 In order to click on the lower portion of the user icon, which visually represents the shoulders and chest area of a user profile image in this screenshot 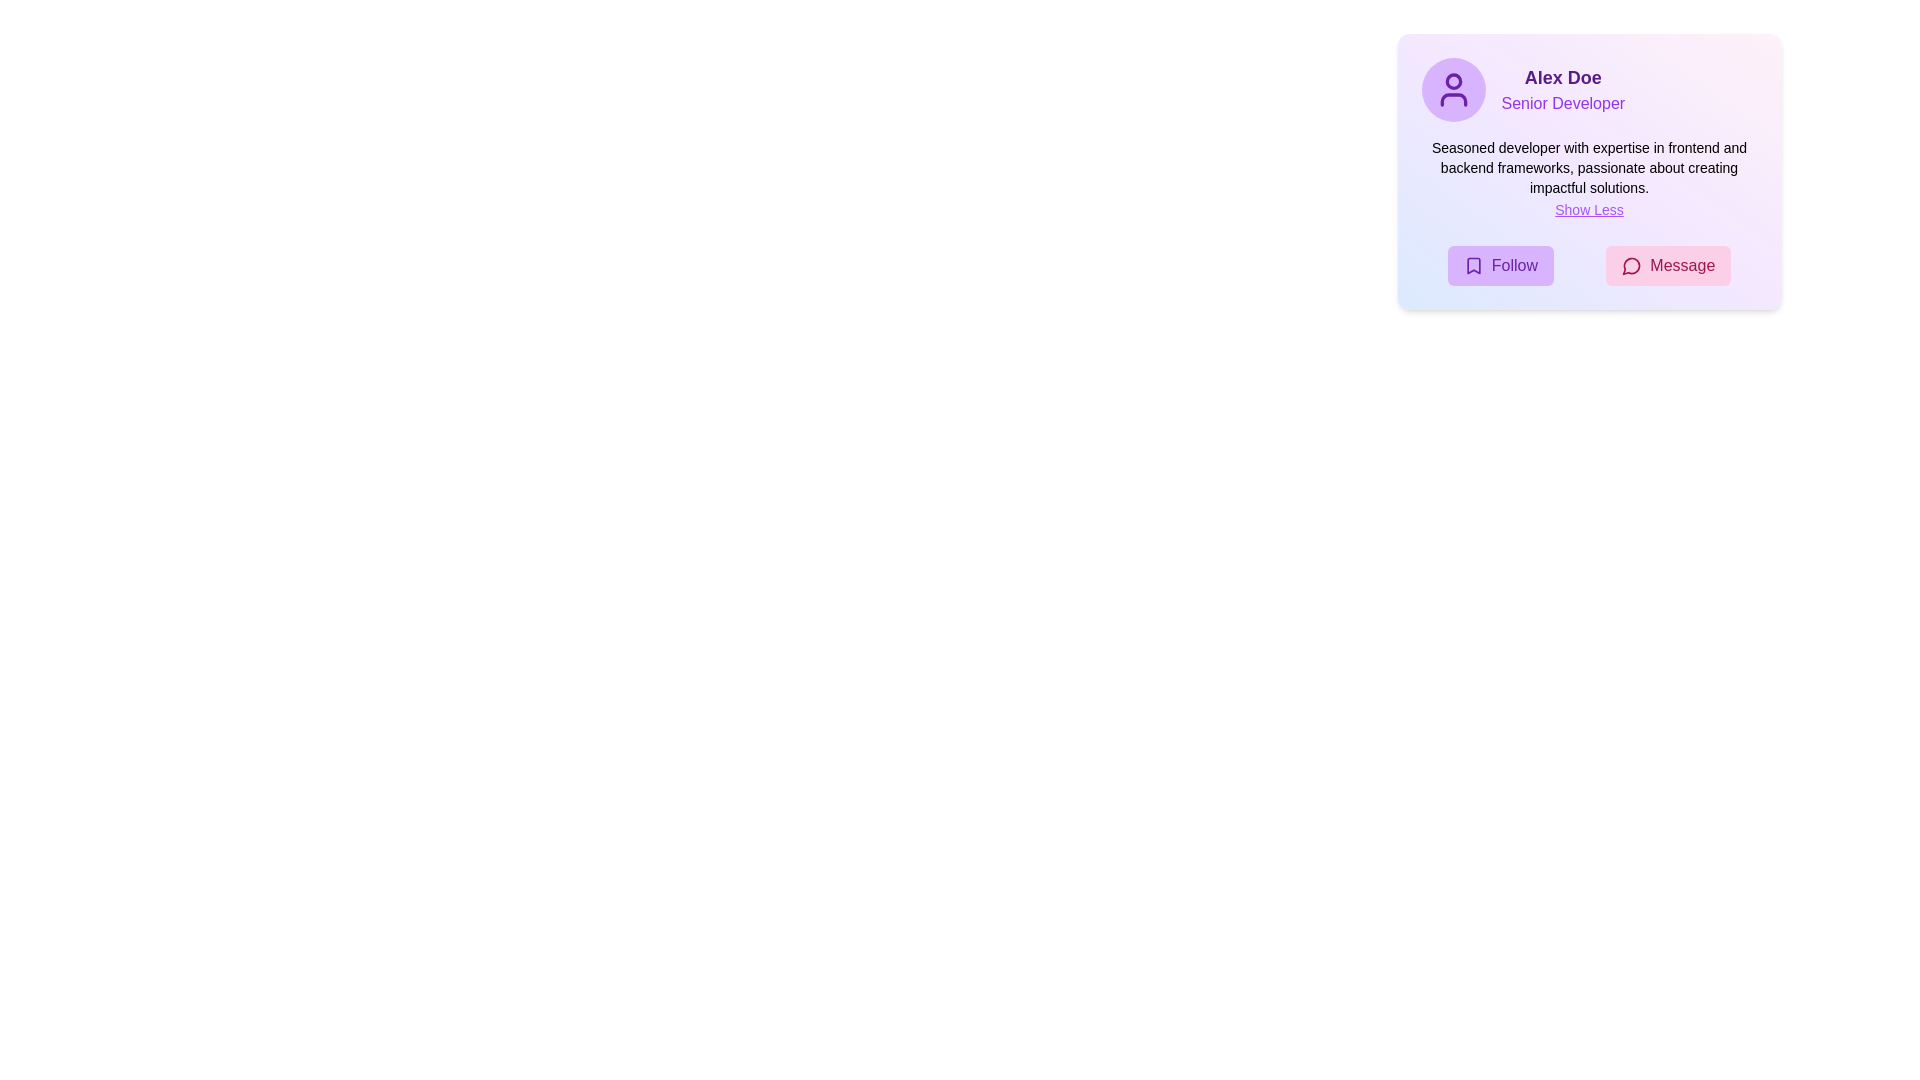, I will do `click(1453, 100)`.